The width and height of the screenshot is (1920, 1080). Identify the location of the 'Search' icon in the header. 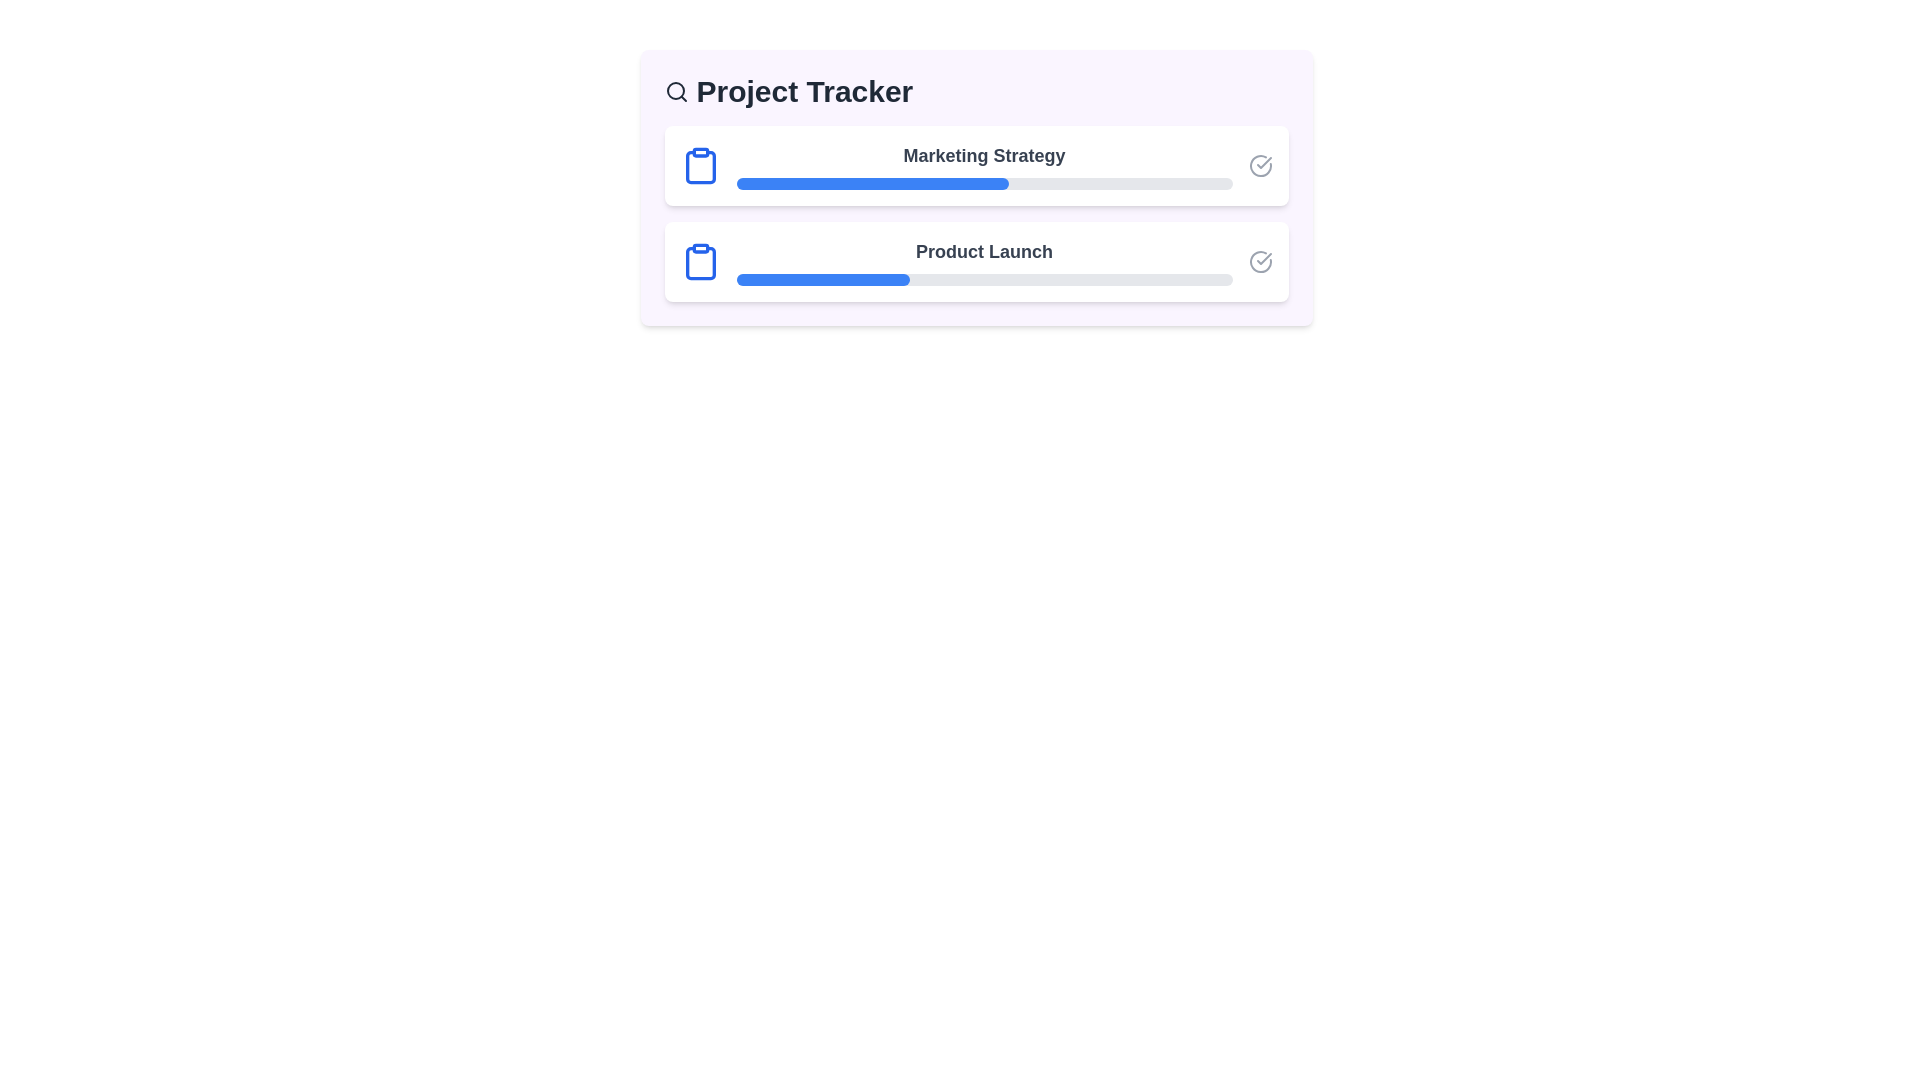
(676, 92).